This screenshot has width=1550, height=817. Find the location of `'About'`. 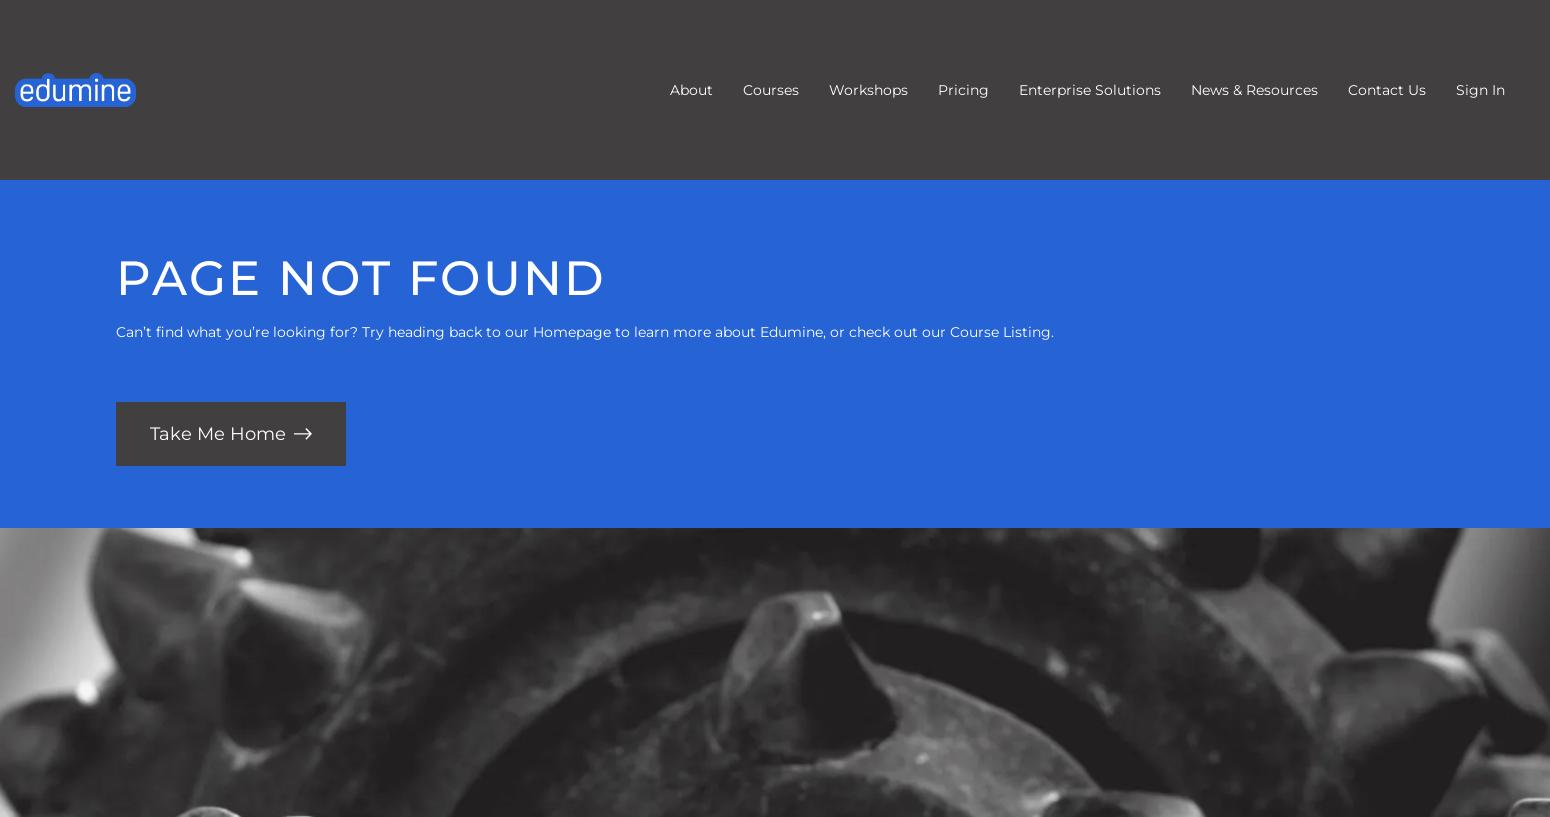

'About' is located at coordinates (690, 90).